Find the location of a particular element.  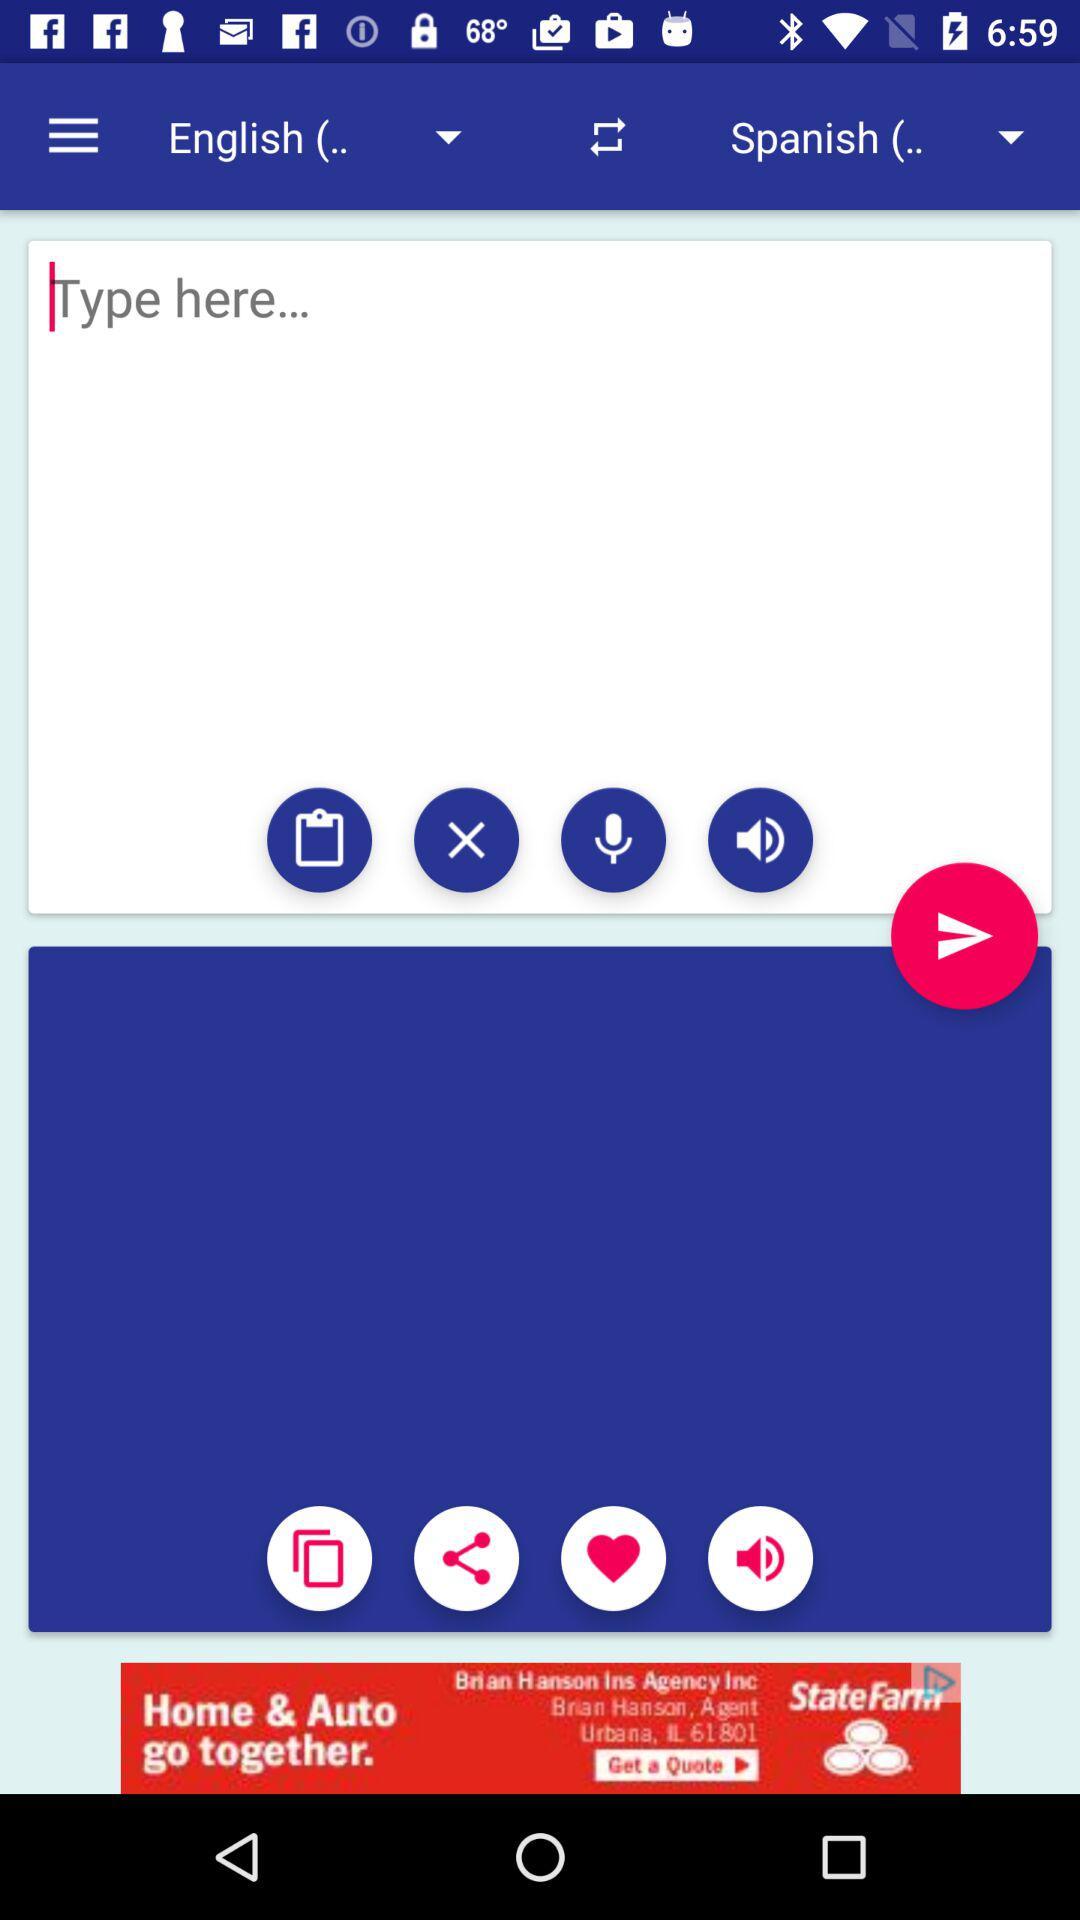

open advertisement is located at coordinates (540, 1727).